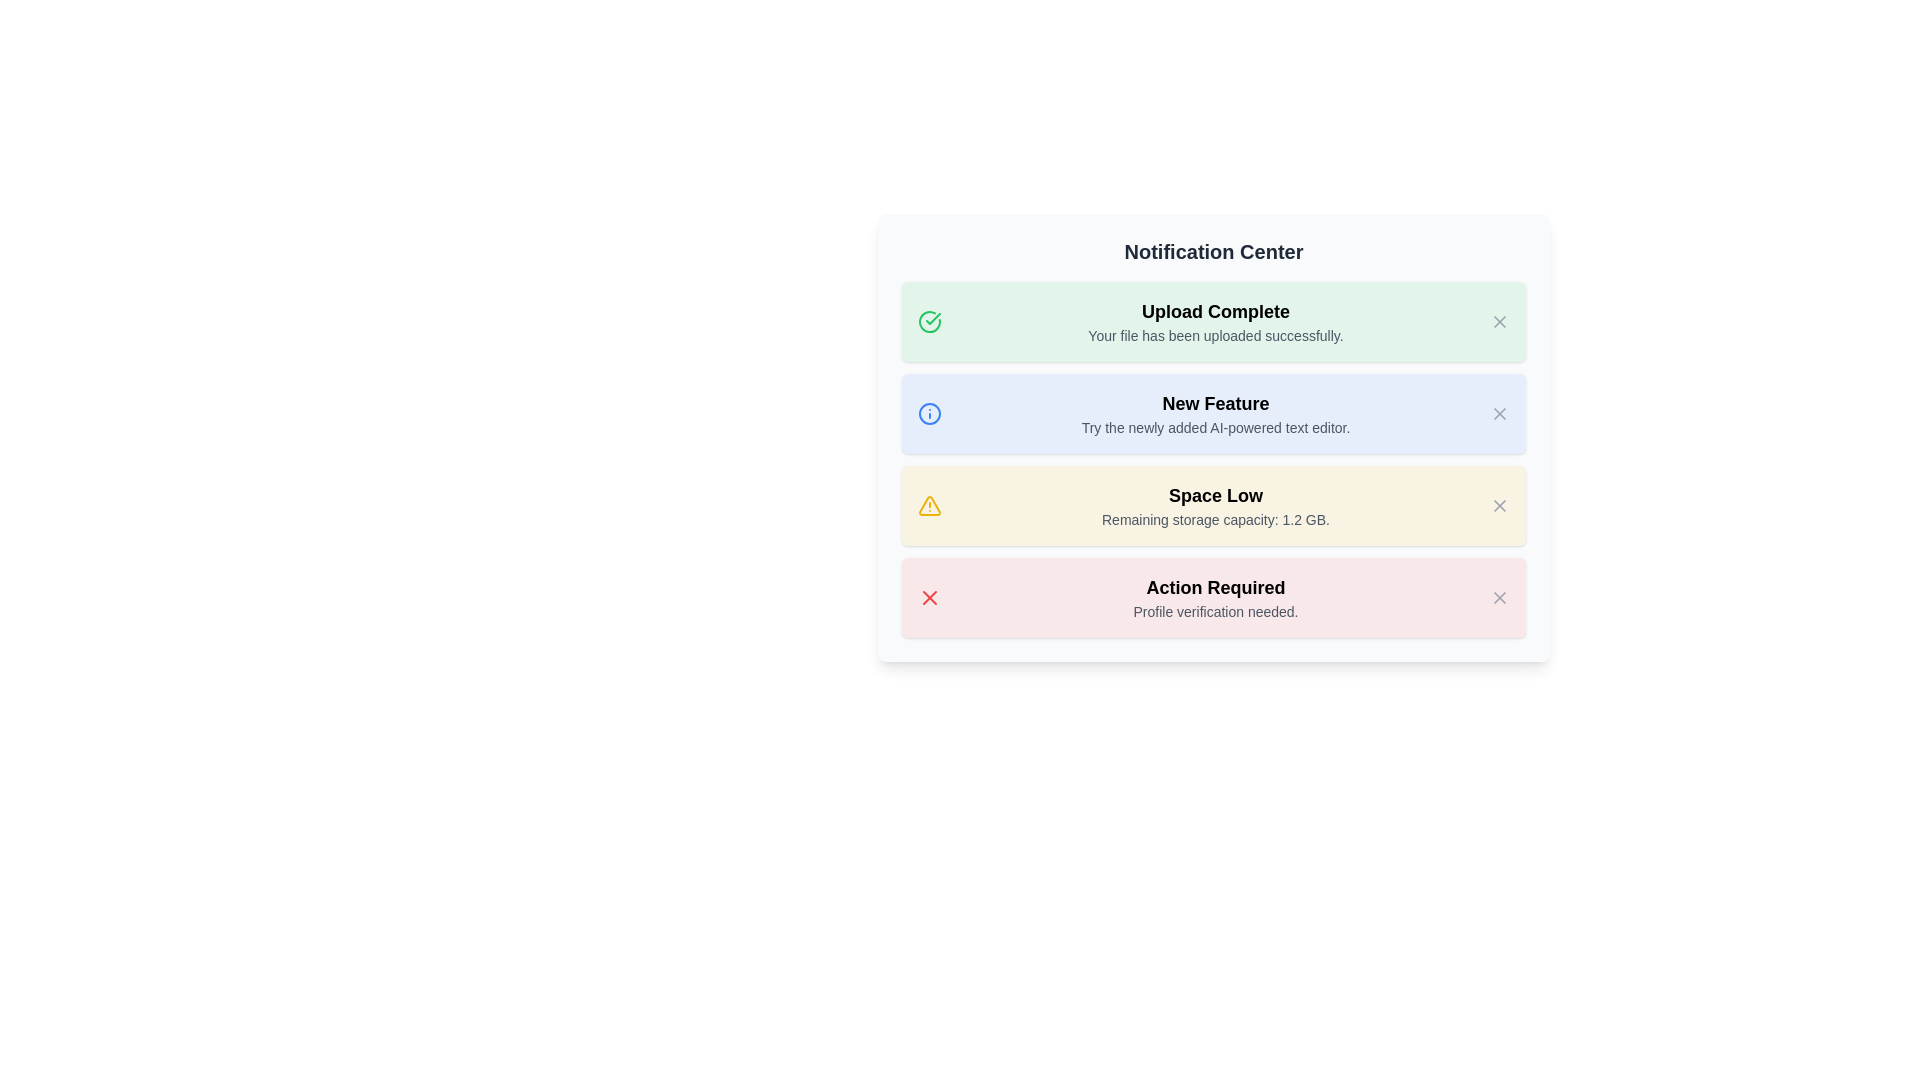  What do you see at coordinates (929, 504) in the screenshot?
I see `the yellow warning triangle icon with an exclamation mark, located to the left of the 'Space Low' notification in the notification center` at bounding box center [929, 504].